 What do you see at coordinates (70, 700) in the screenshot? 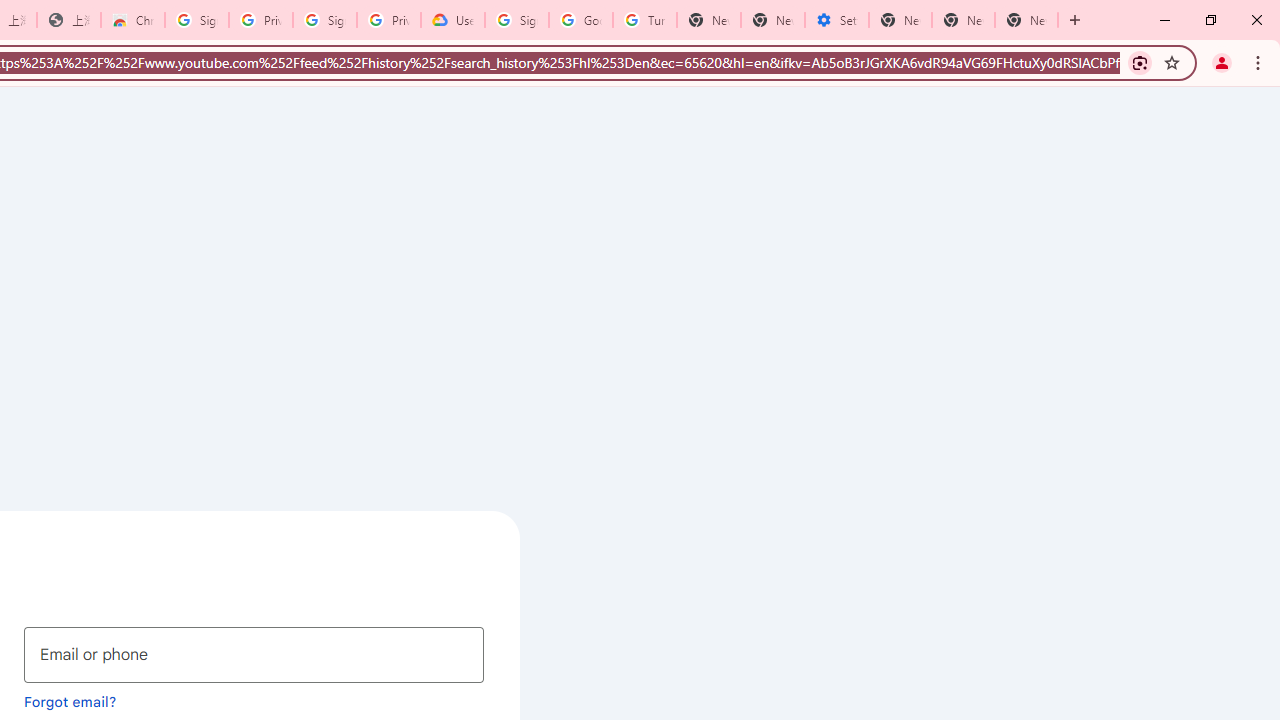
I see `'Forgot email?'` at bounding box center [70, 700].